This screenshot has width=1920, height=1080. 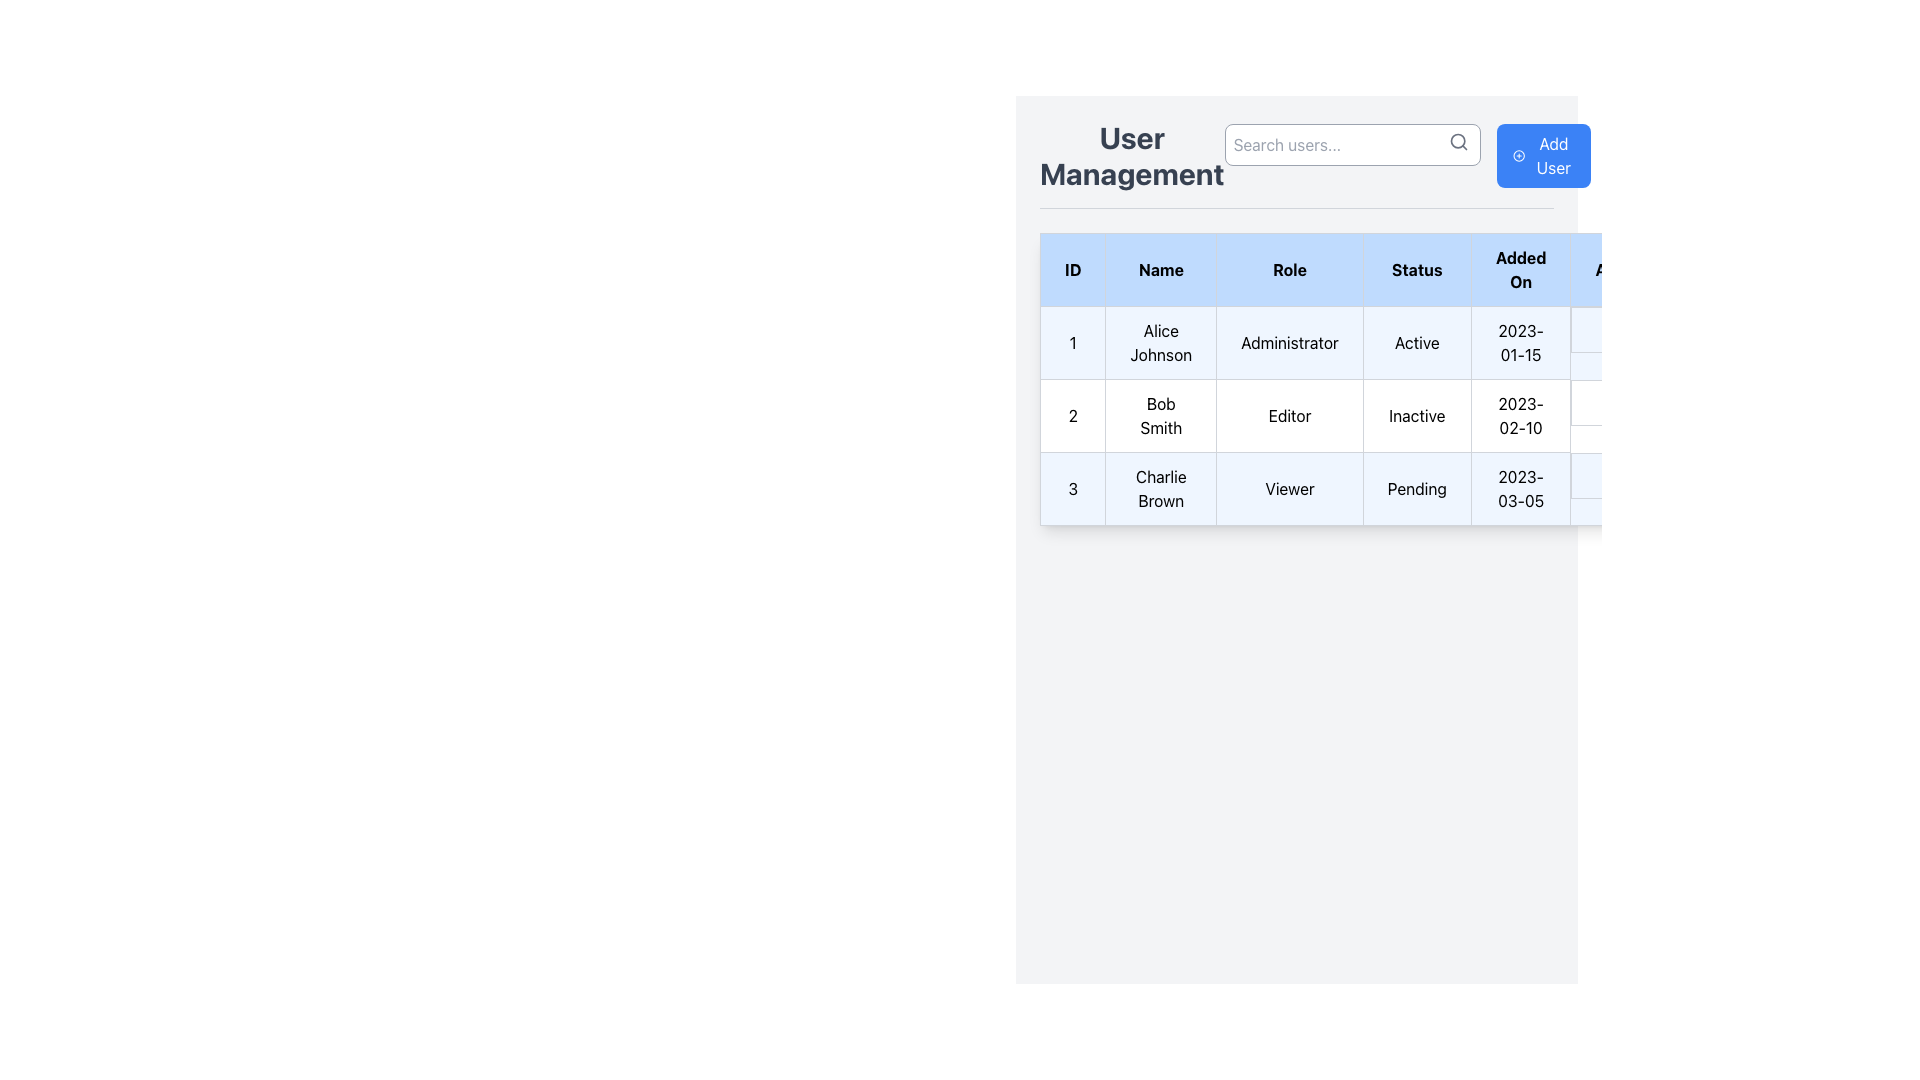 I want to click on the circular SVG shape located in the top-right corner of the interface, which is part of an icon indicating addition or inclusion, adjacent to the 'Add User' button, so click(x=1518, y=154).